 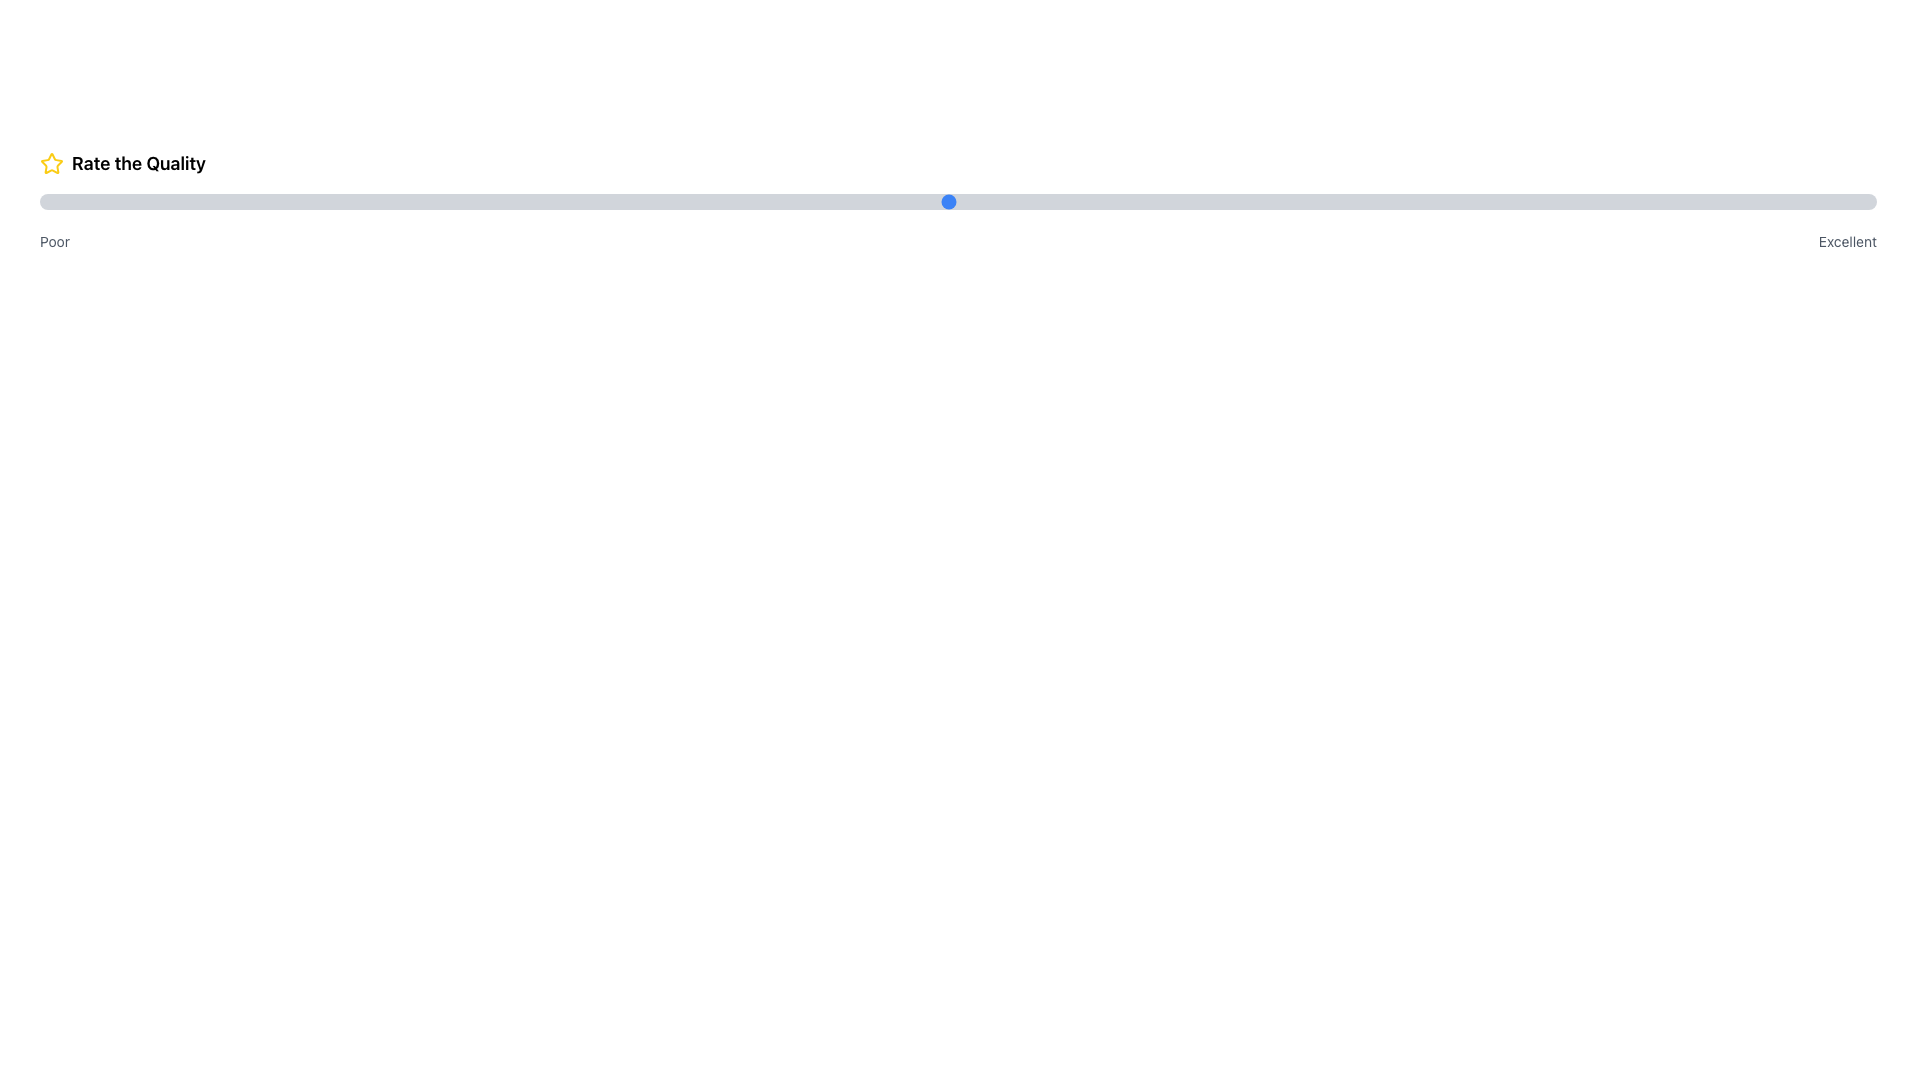 What do you see at coordinates (1847, 241) in the screenshot?
I see `the static text label displaying 'Excellent', which is styled with a dark gray font color and located at the far right of the horizontal bar` at bounding box center [1847, 241].